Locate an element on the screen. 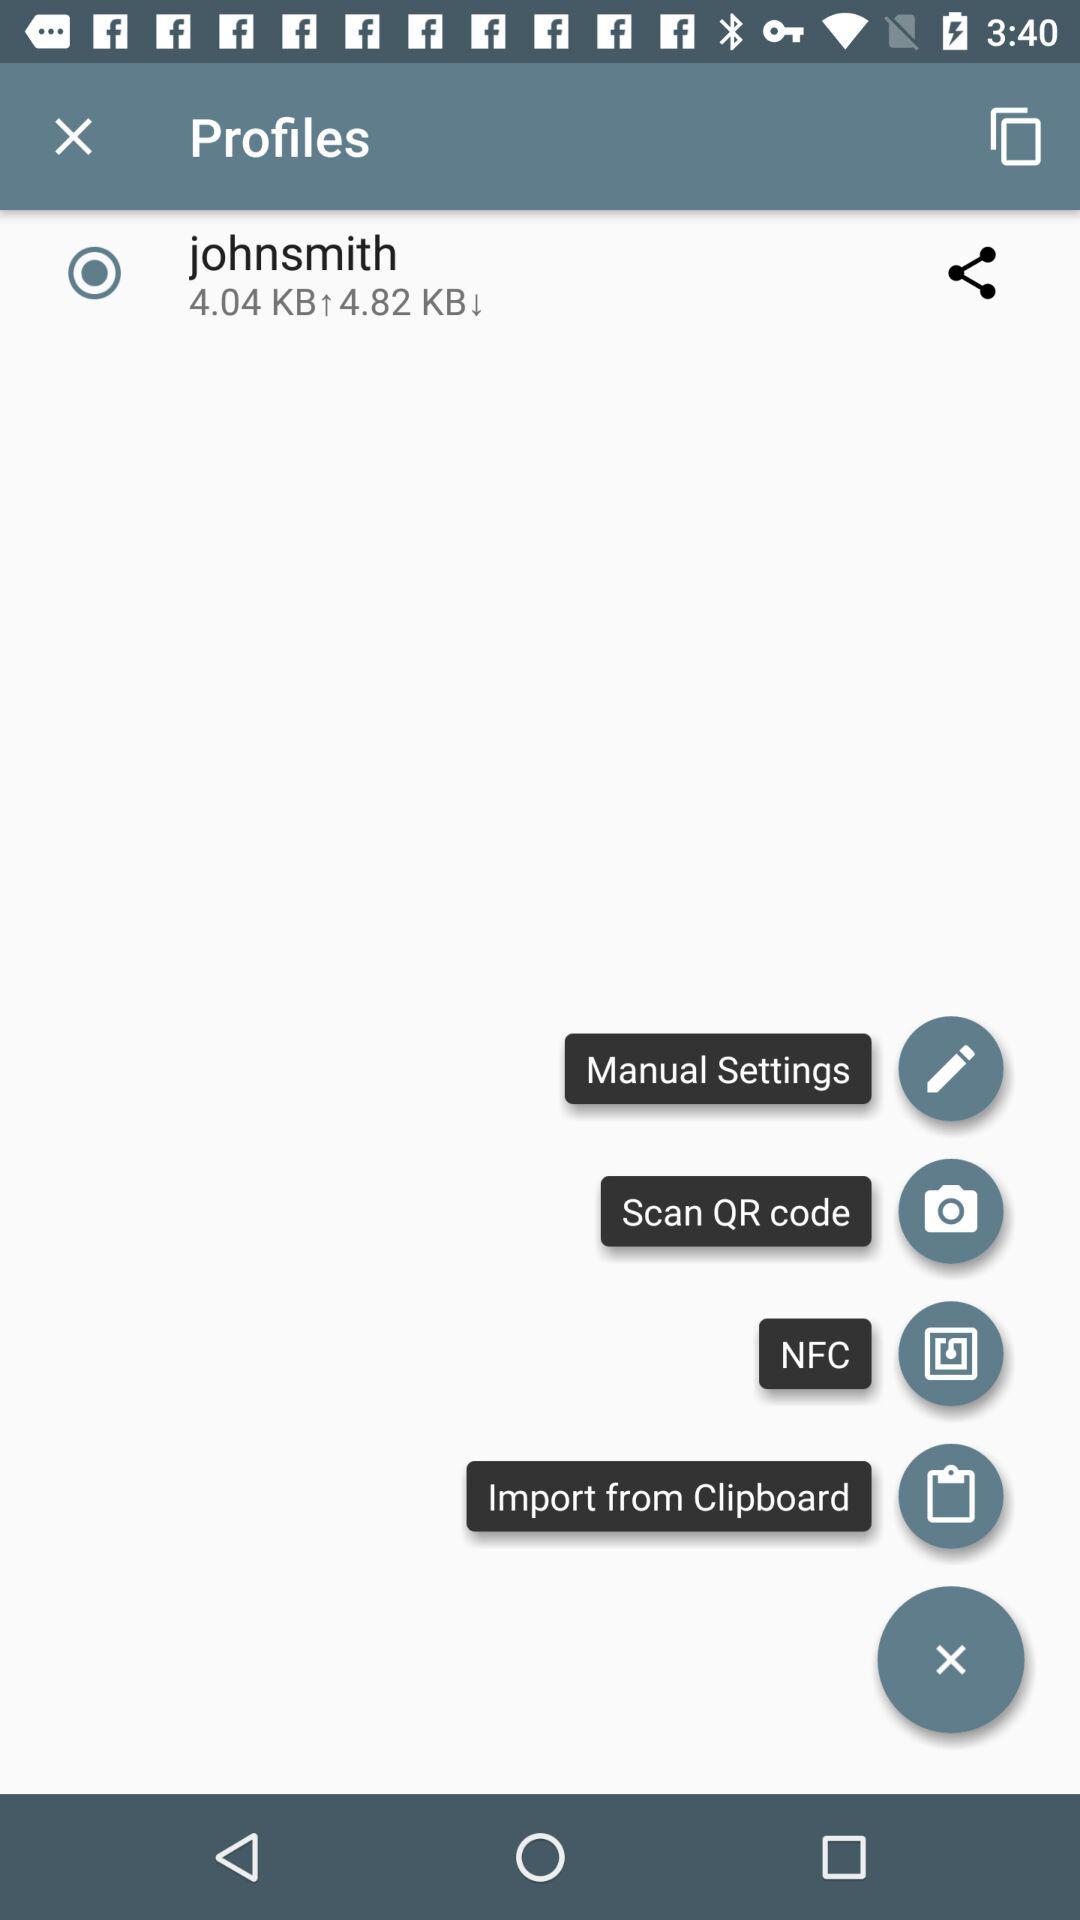 The image size is (1080, 1920). item to the right of the johnsmith 4 04 icon is located at coordinates (1017, 135).